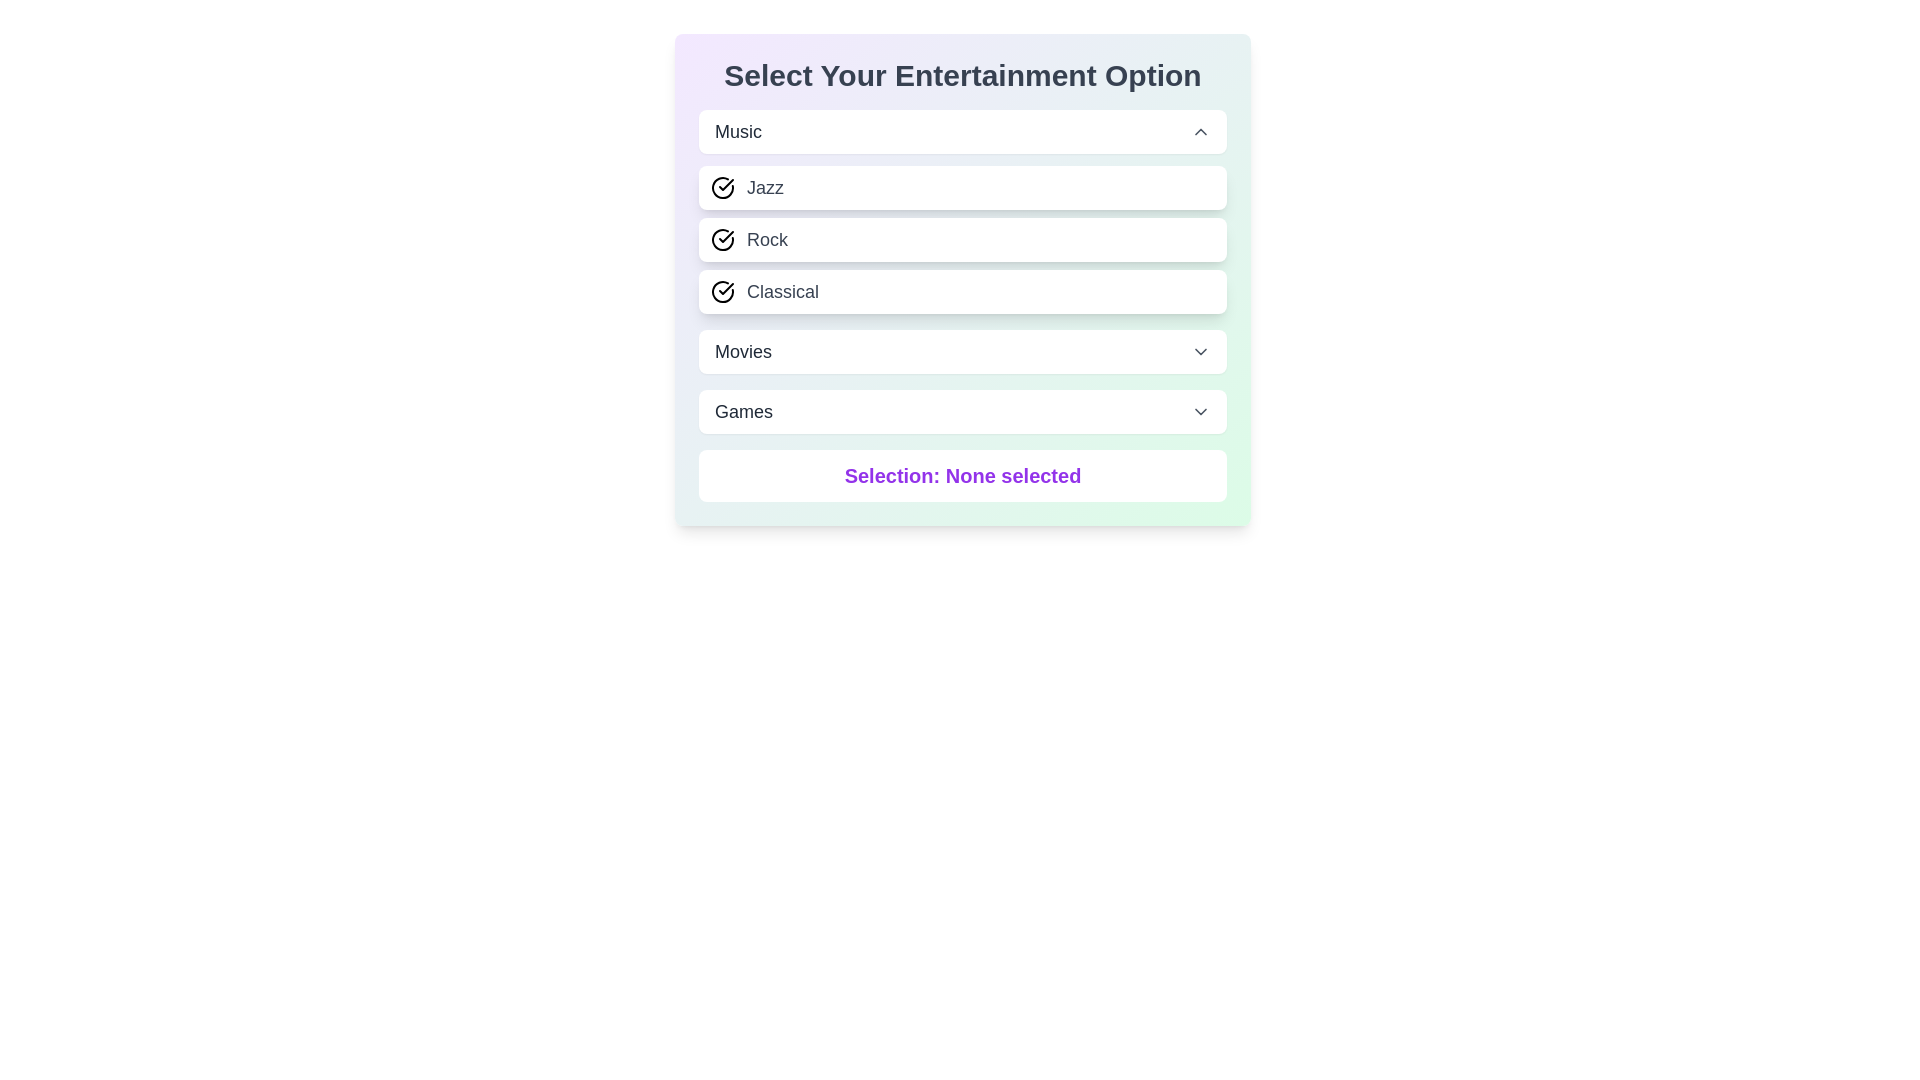 The image size is (1920, 1080). Describe the element at coordinates (963, 238) in the screenshot. I see `the 'Rock' radio button, which is the second option in the 'Music' category` at that location.